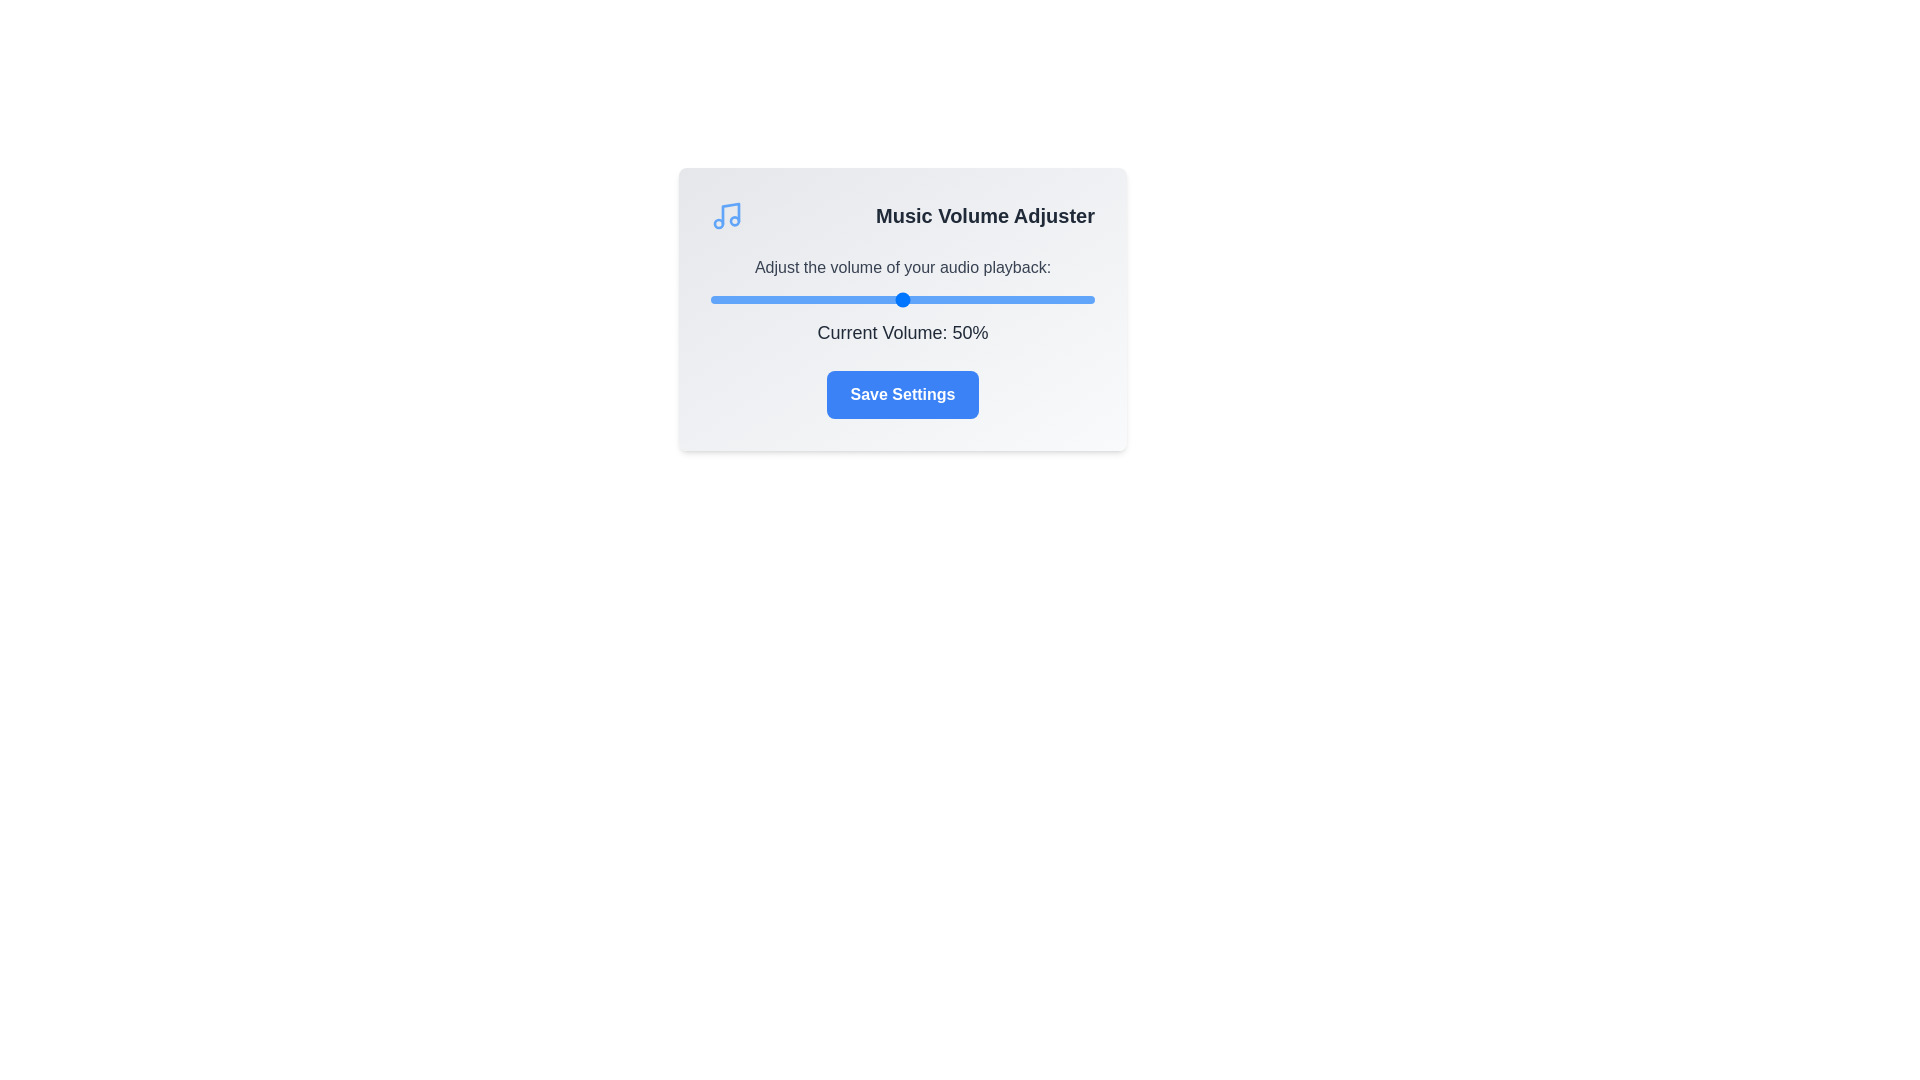  I want to click on the volume slider to 63%, so click(951, 300).